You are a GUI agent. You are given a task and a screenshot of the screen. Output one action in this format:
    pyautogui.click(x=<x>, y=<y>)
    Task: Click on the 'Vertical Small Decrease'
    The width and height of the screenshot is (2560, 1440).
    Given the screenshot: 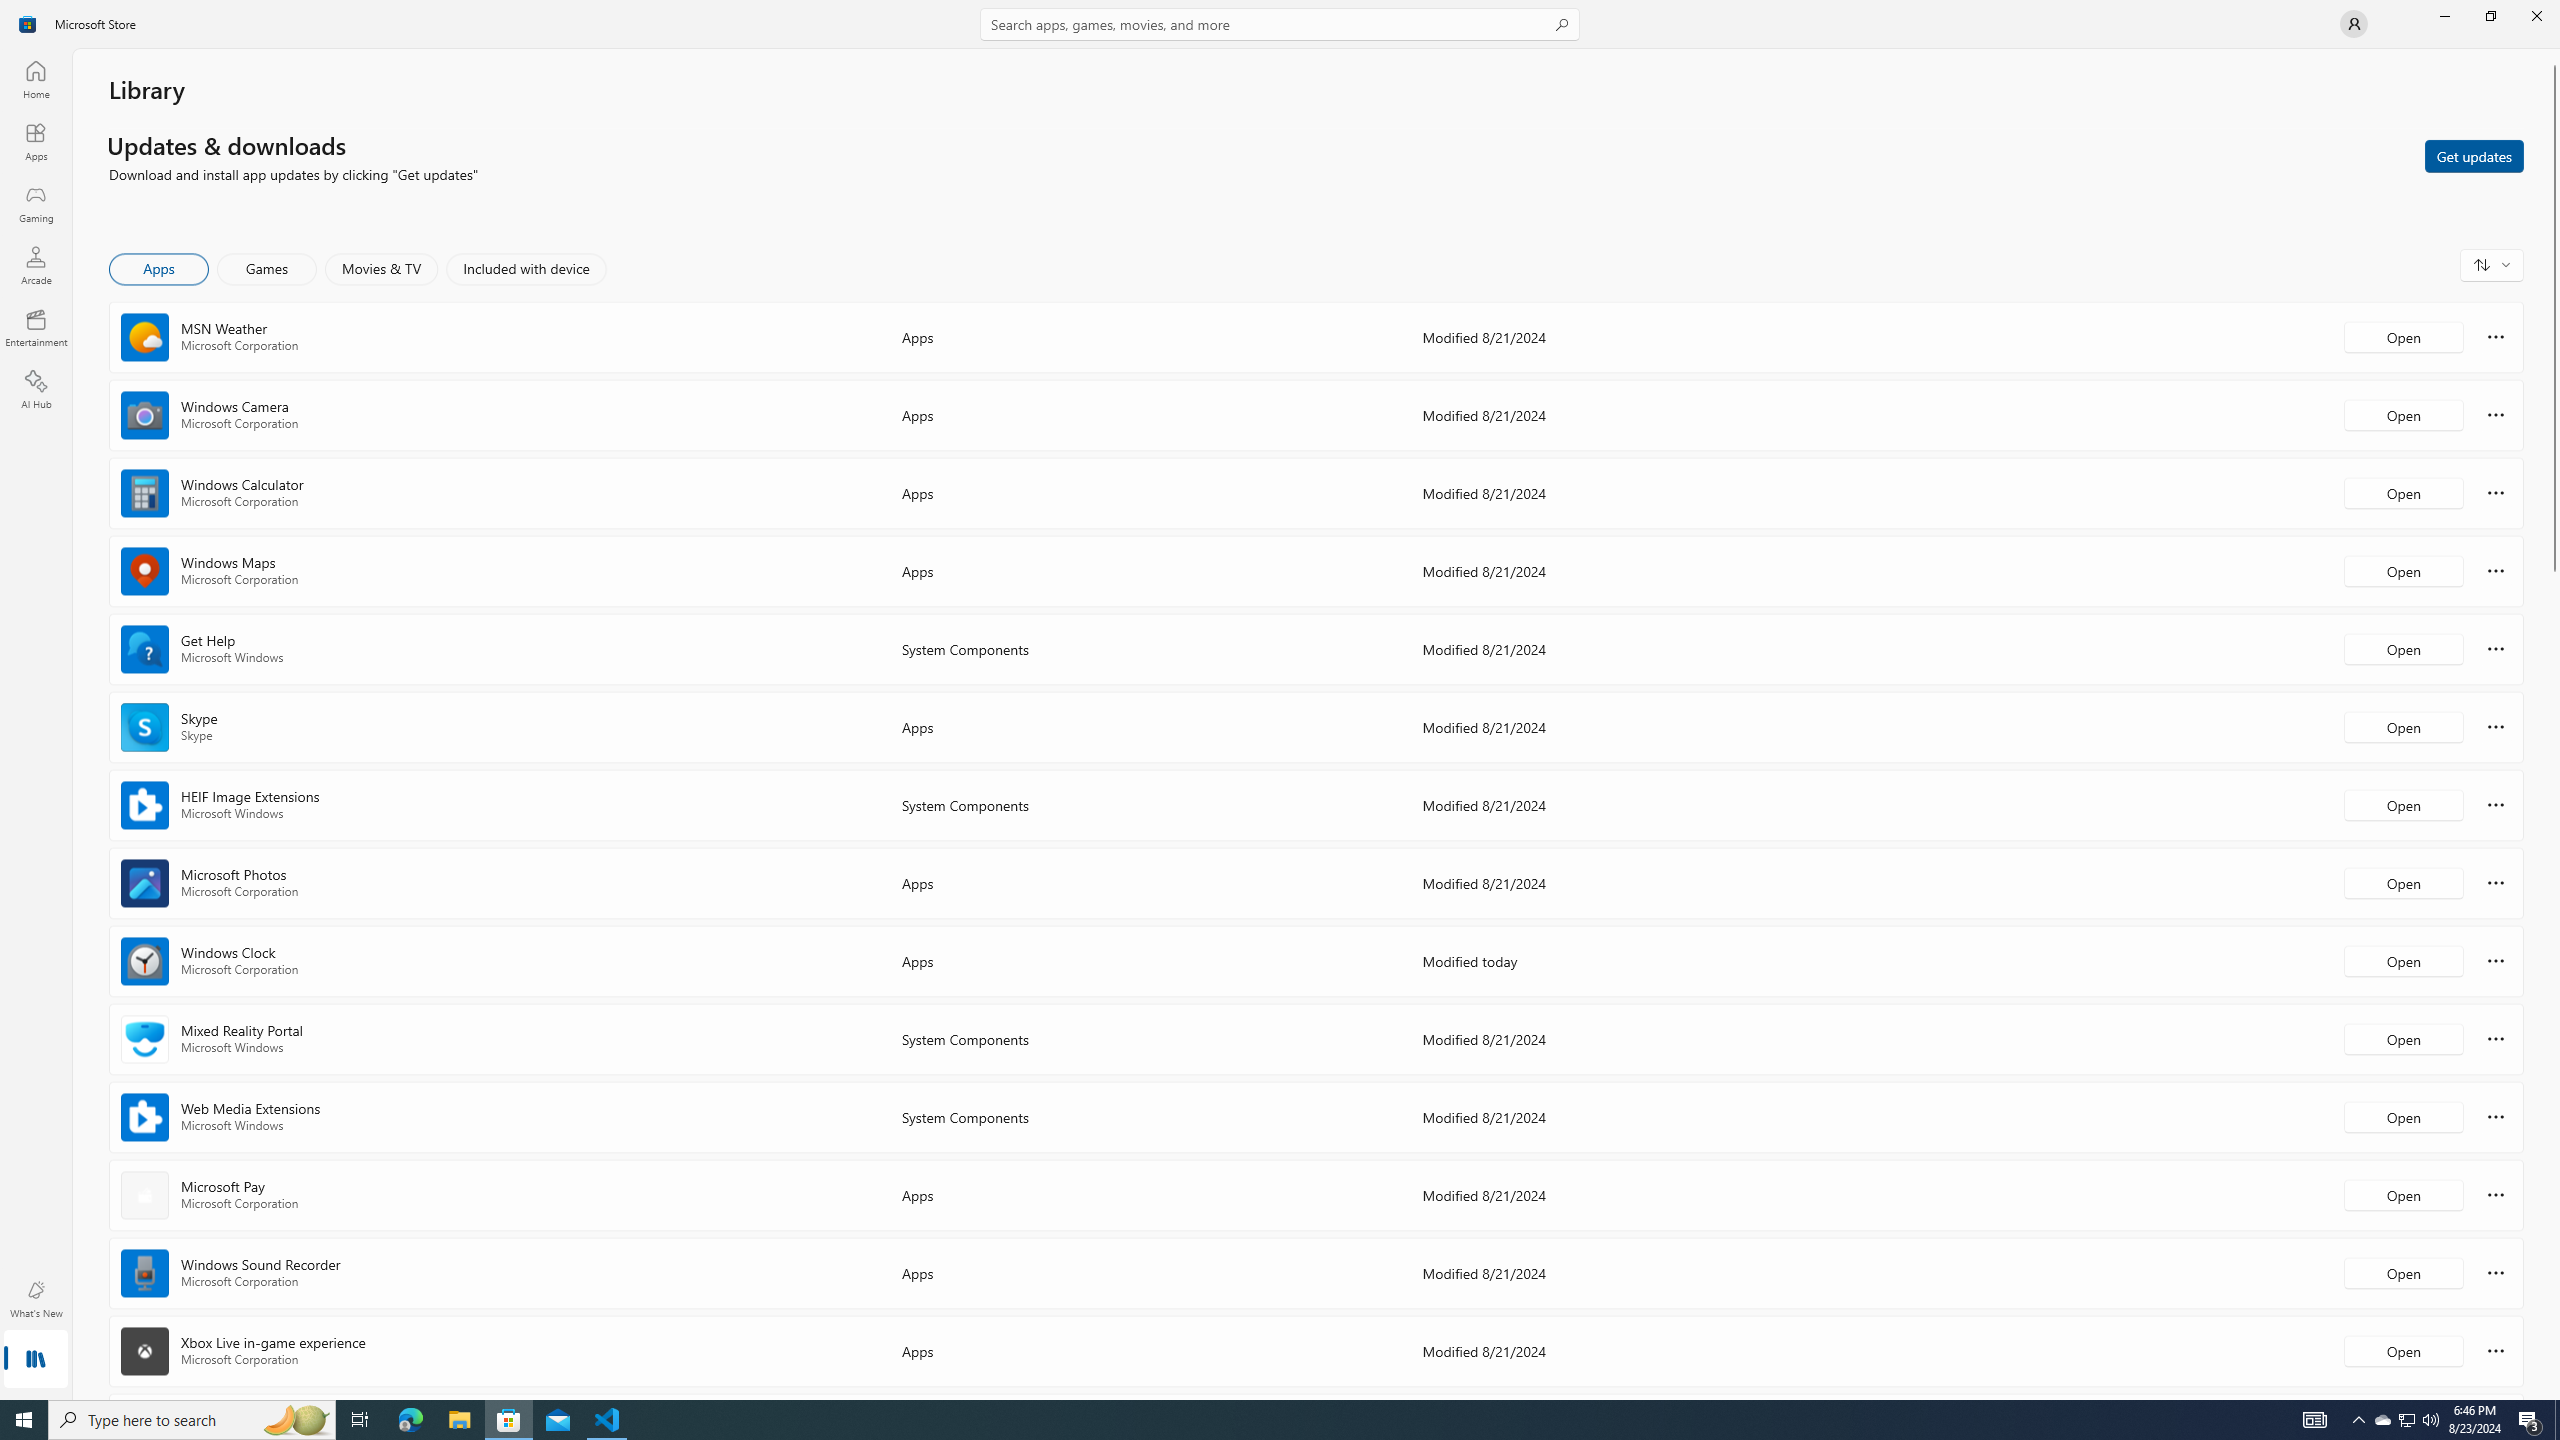 What is the action you would take?
    pyautogui.click(x=2552, y=55)
    